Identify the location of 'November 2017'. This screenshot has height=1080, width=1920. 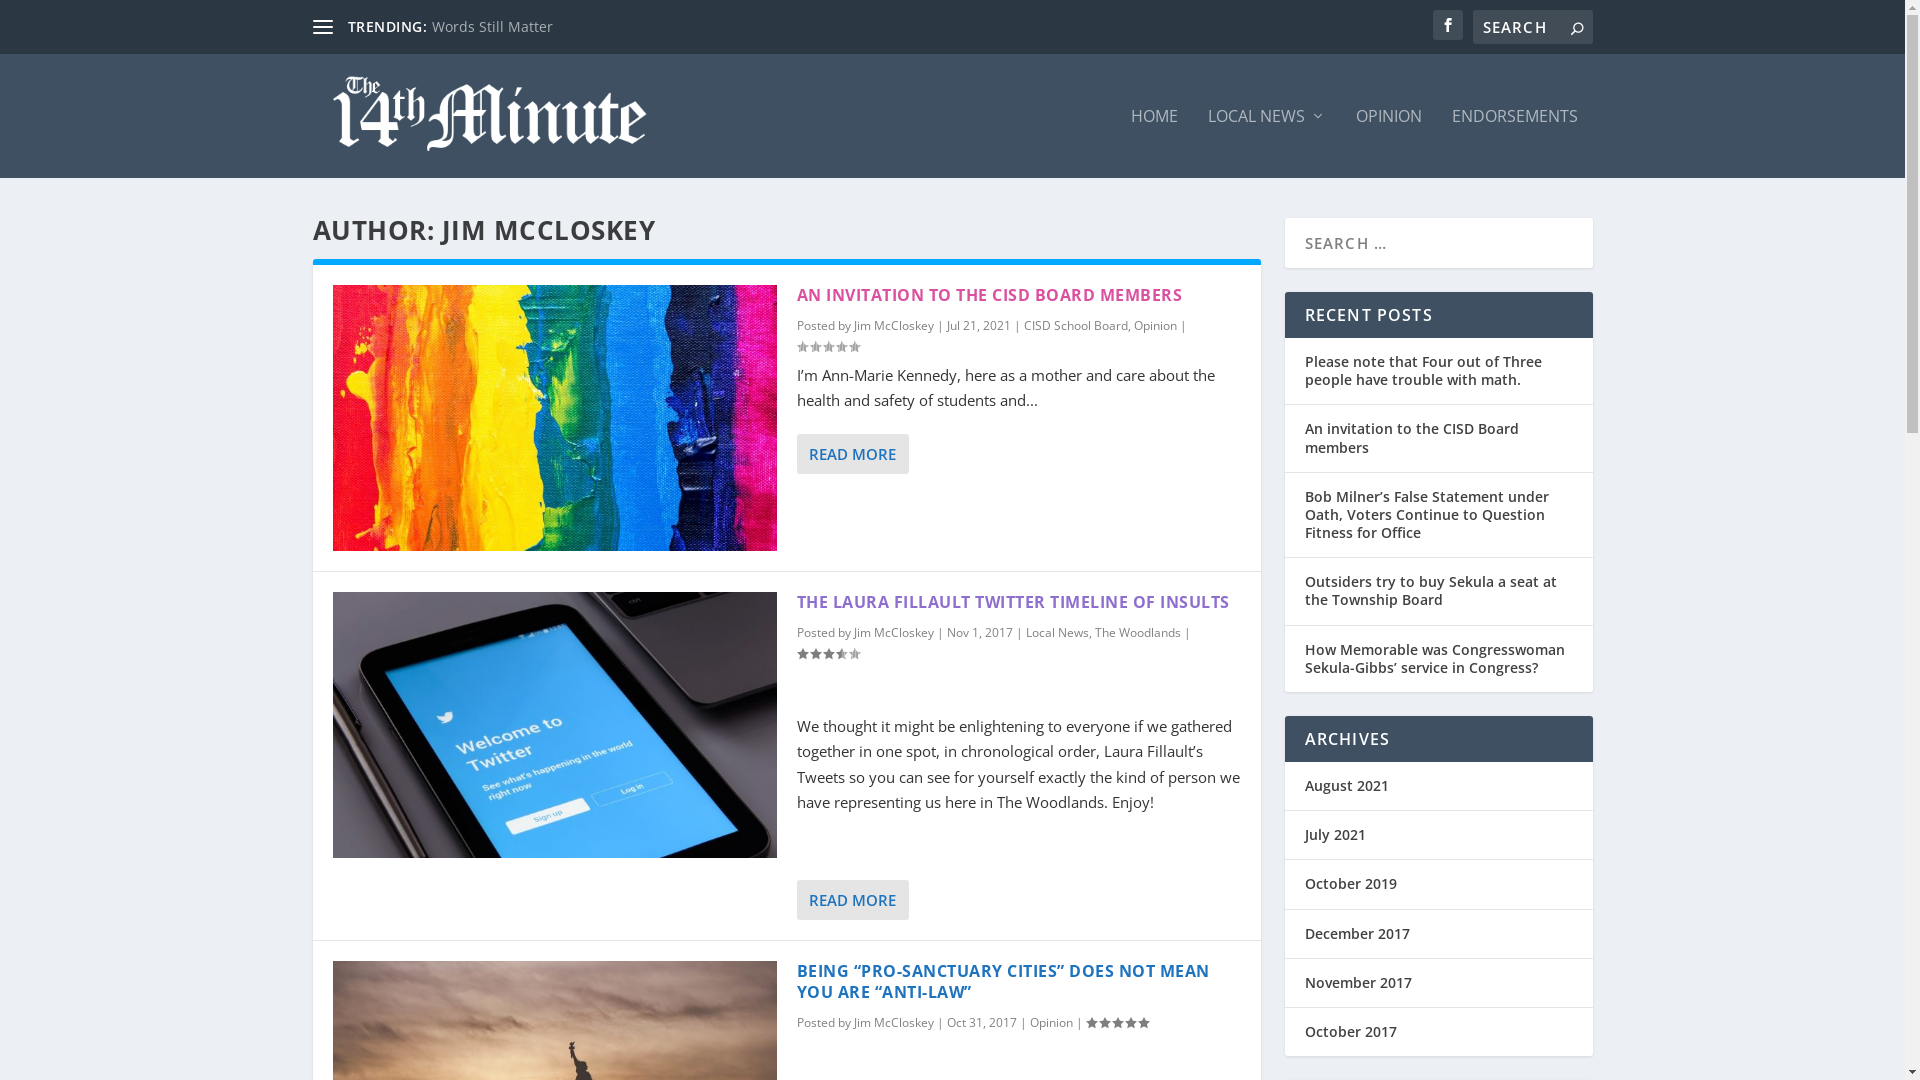
(1304, 981).